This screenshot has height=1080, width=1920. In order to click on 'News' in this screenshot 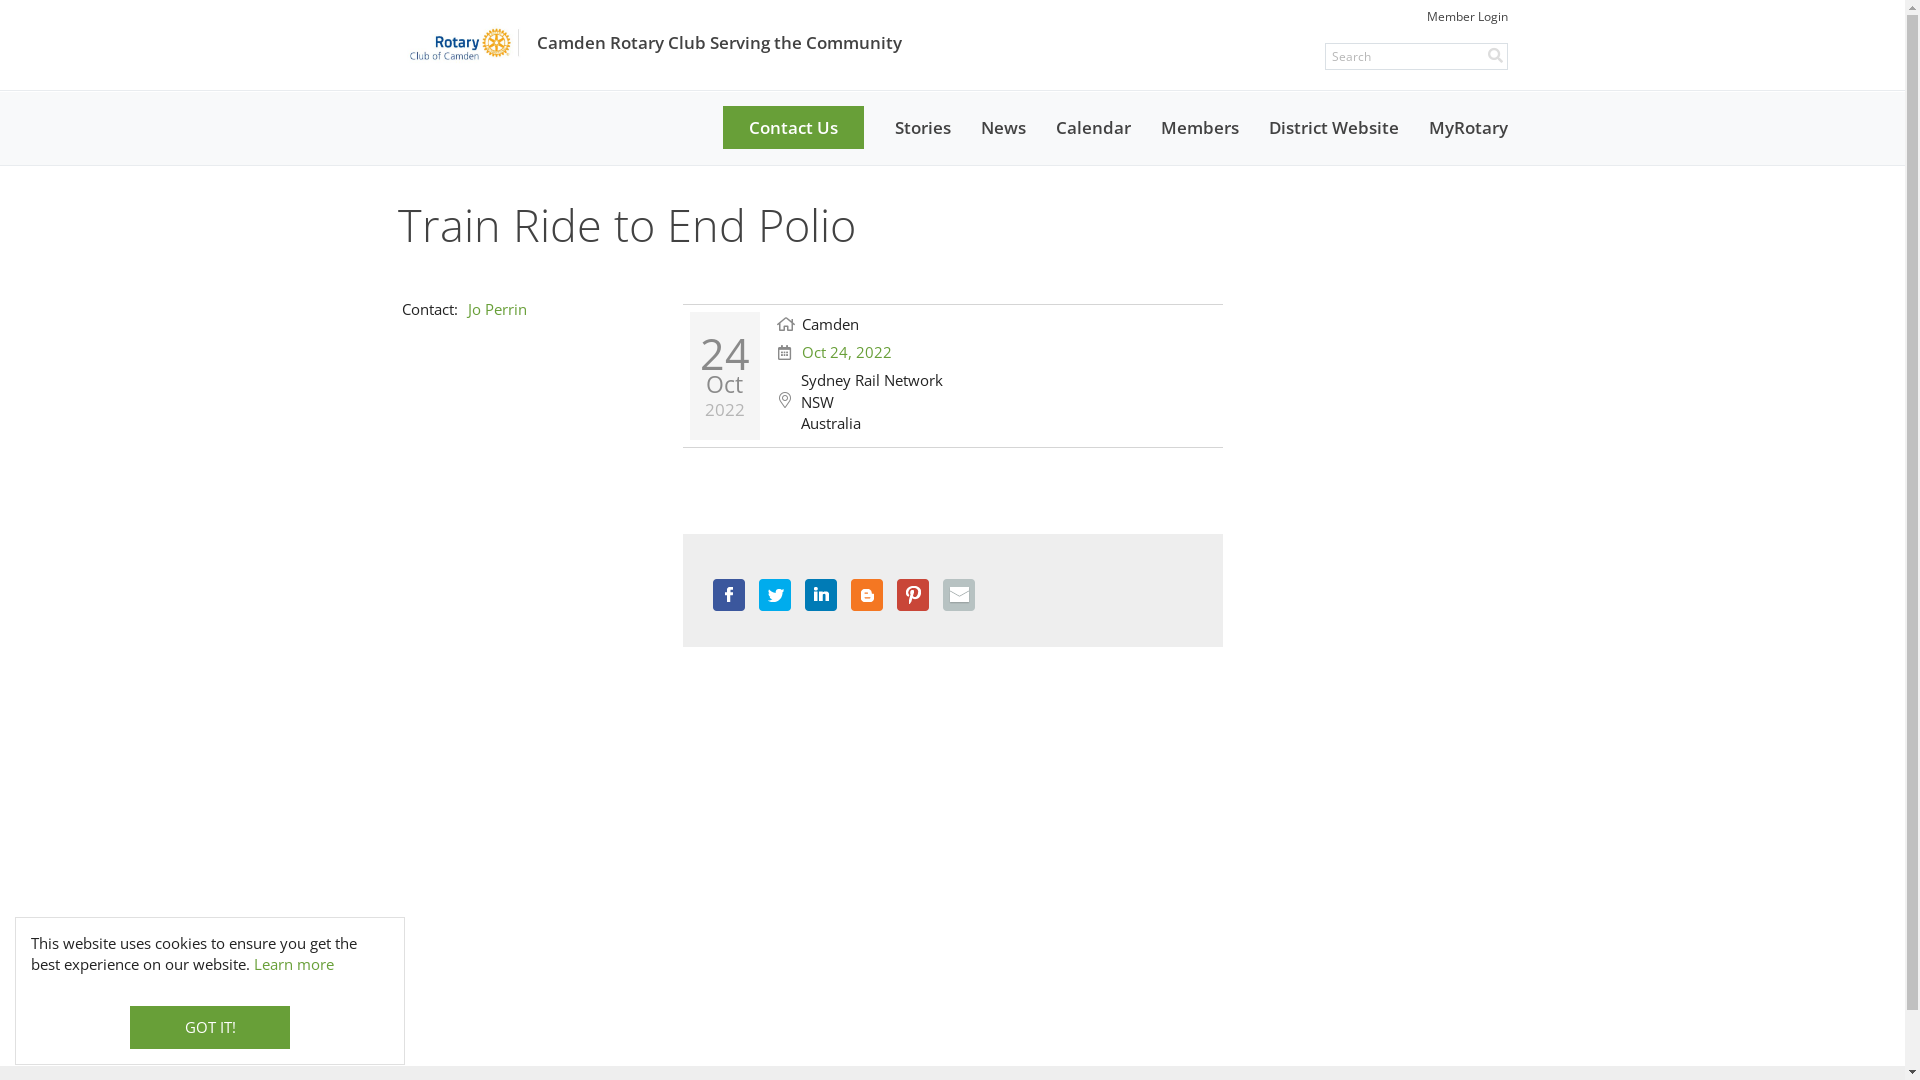, I will do `click(965, 127)`.